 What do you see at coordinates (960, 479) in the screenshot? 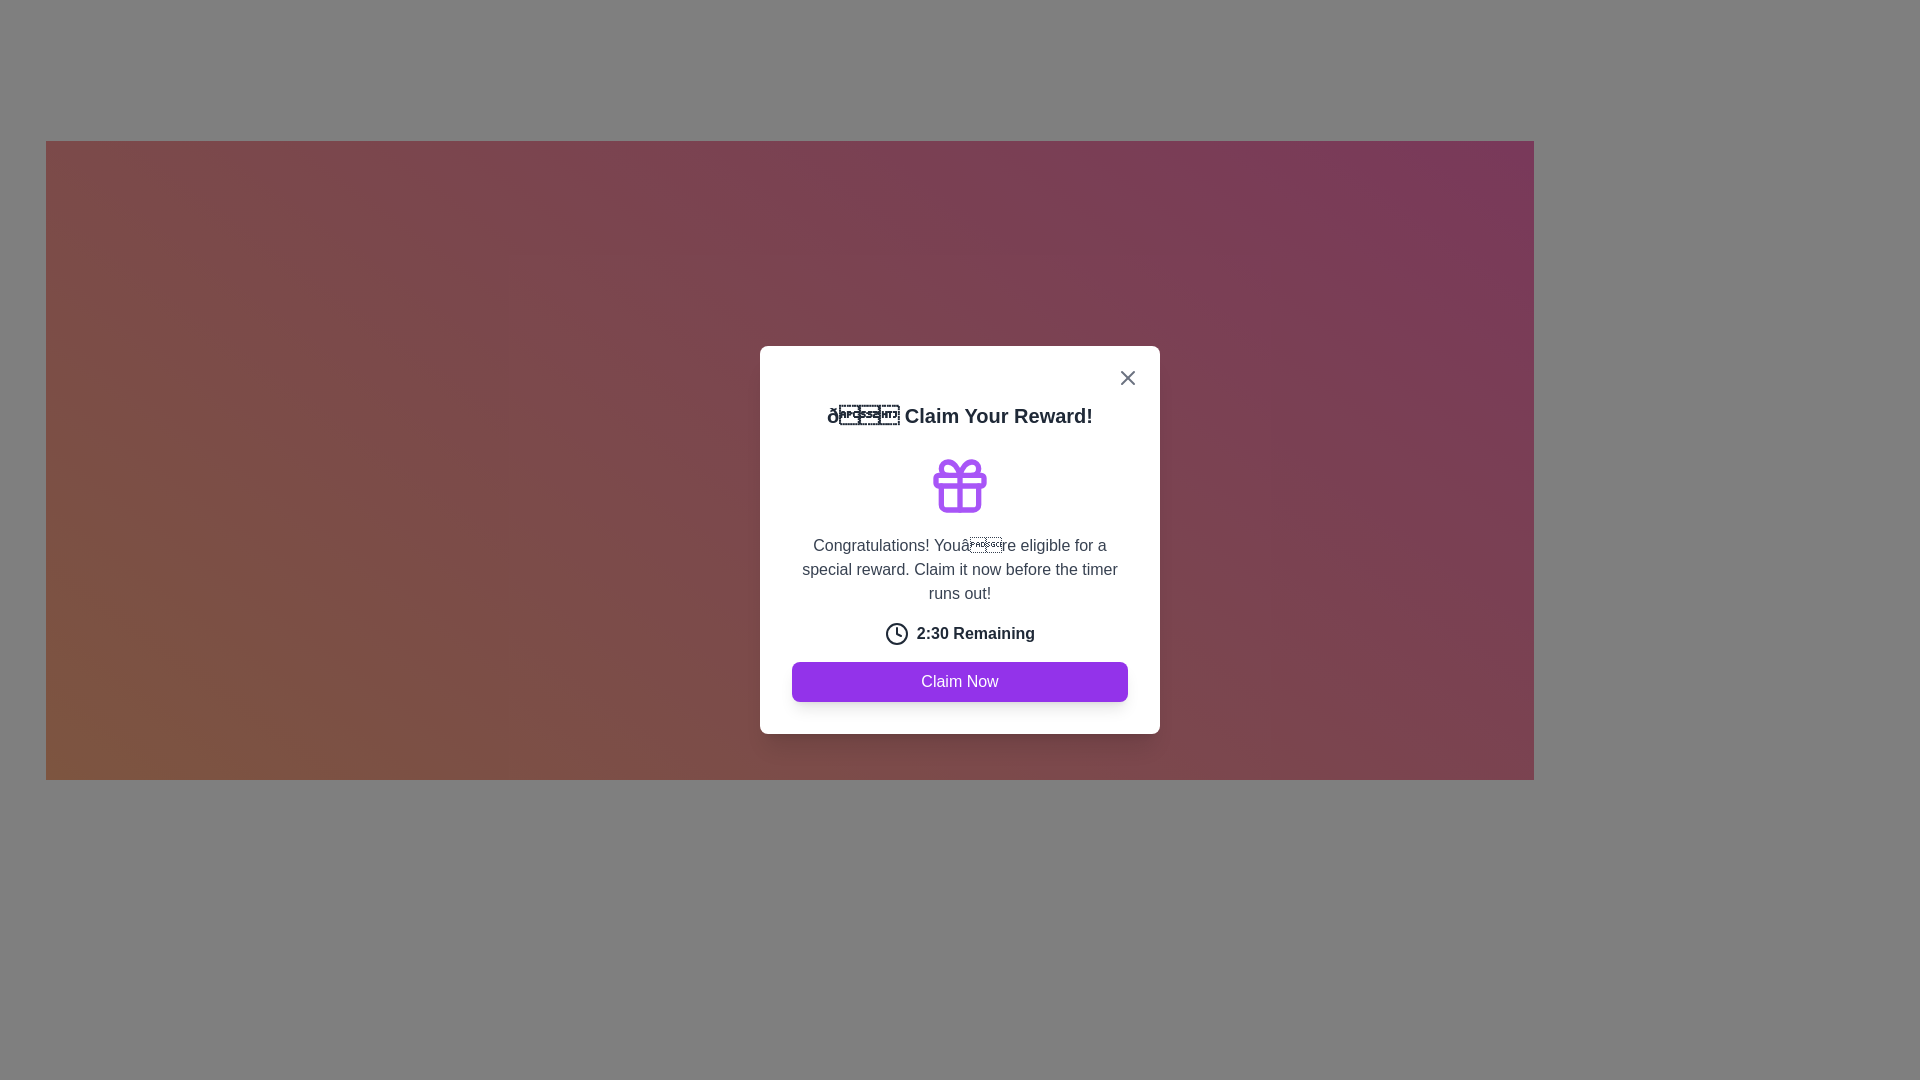
I see `the decorative SVG component that serves as the horizontal band of the gift icon, positioned centrally within the SVG` at bounding box center [960, 479].